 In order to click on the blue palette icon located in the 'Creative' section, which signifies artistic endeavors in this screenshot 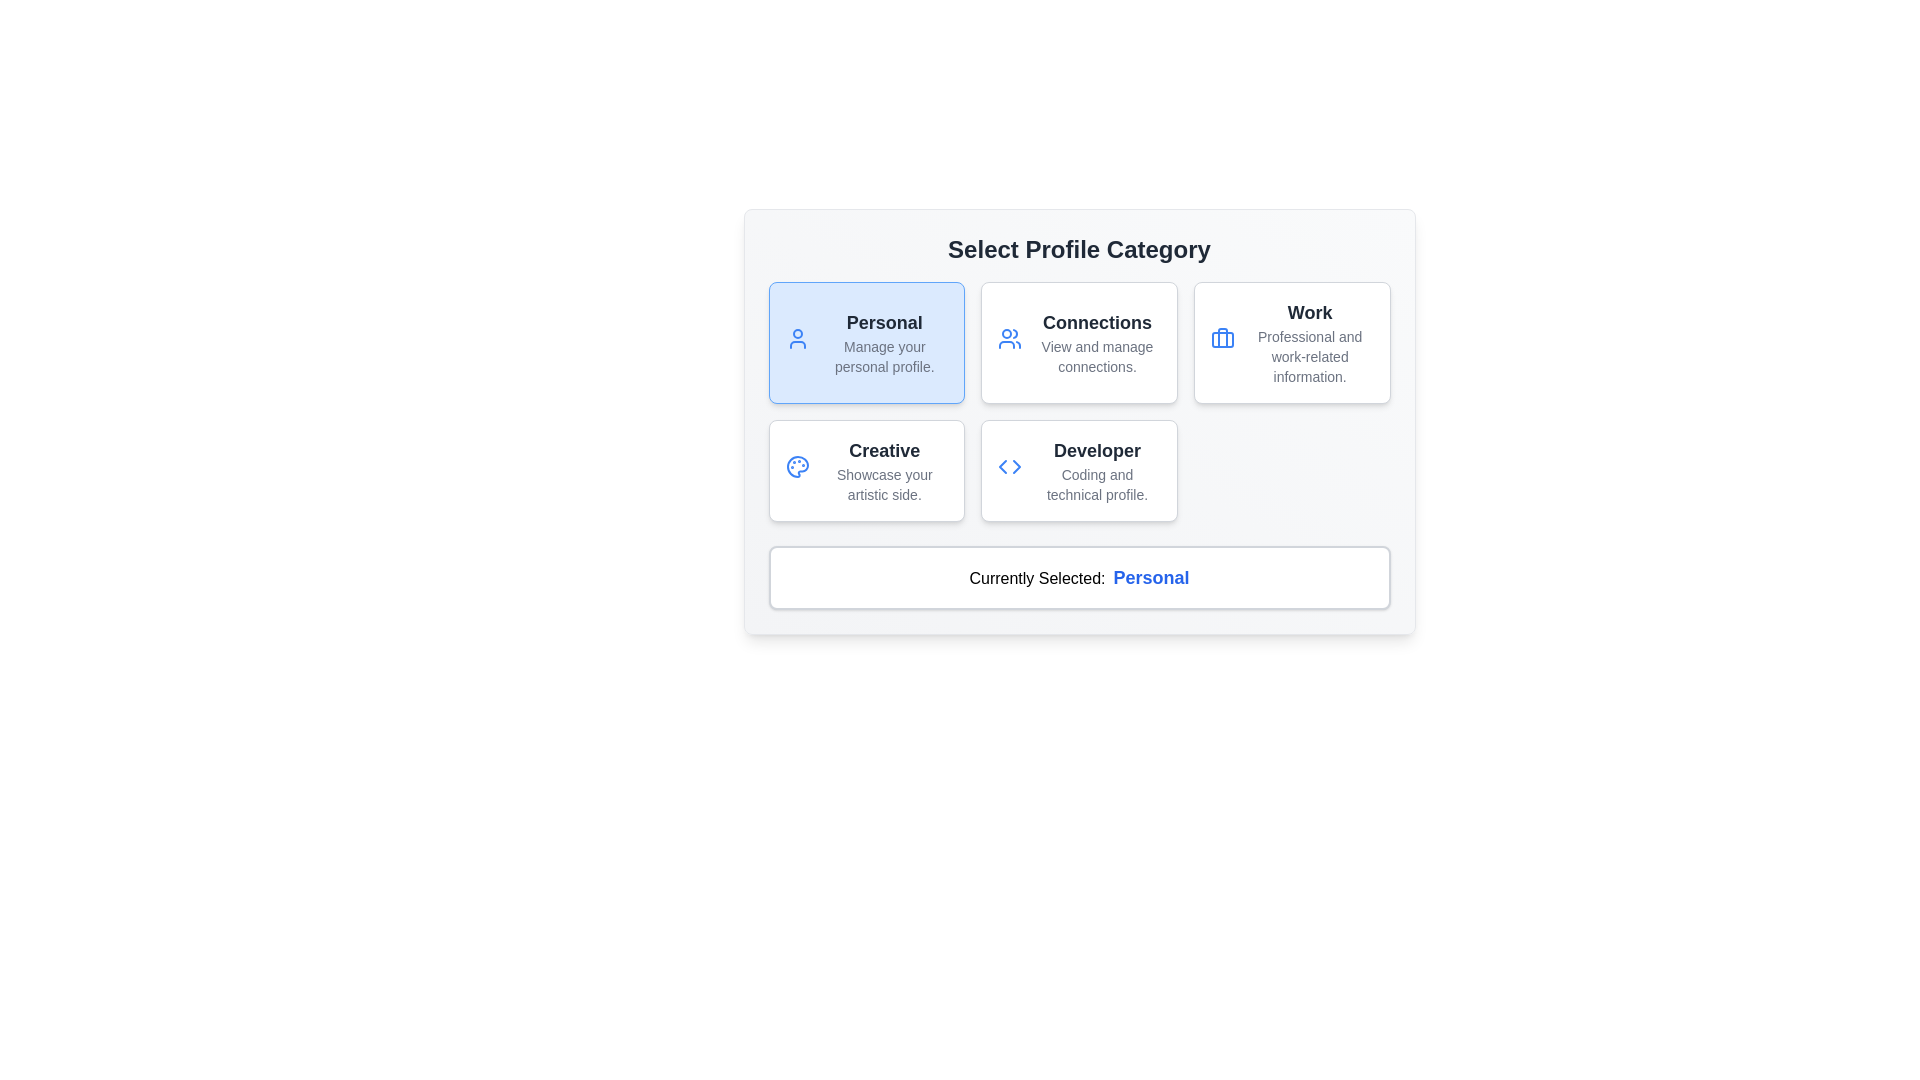, I will do `click(796, 470)`.